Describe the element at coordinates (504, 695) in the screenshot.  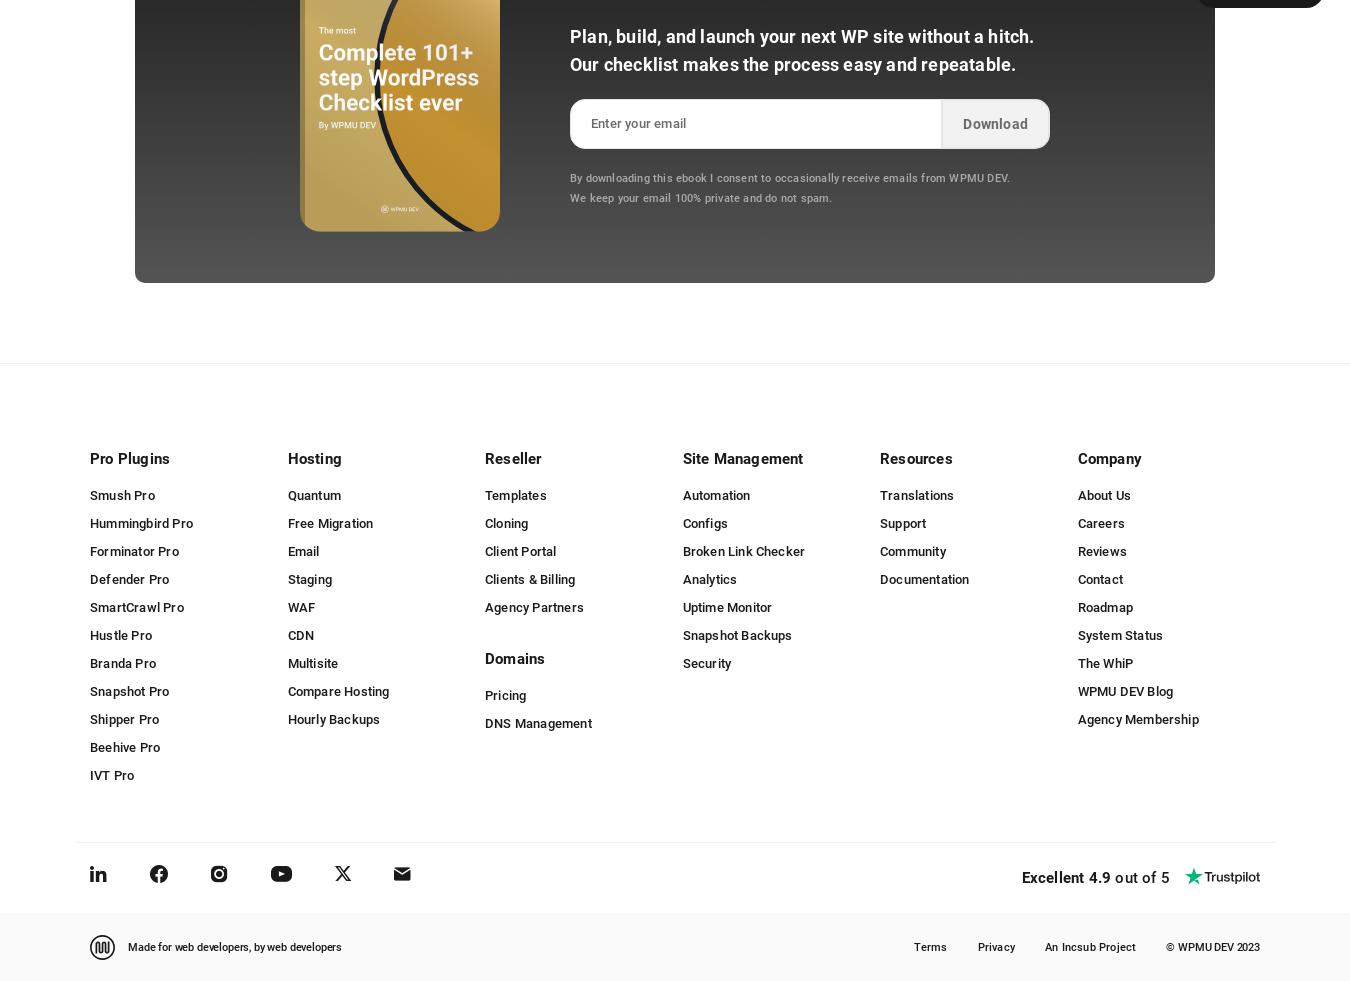
I see `'Pricing'` at that location.